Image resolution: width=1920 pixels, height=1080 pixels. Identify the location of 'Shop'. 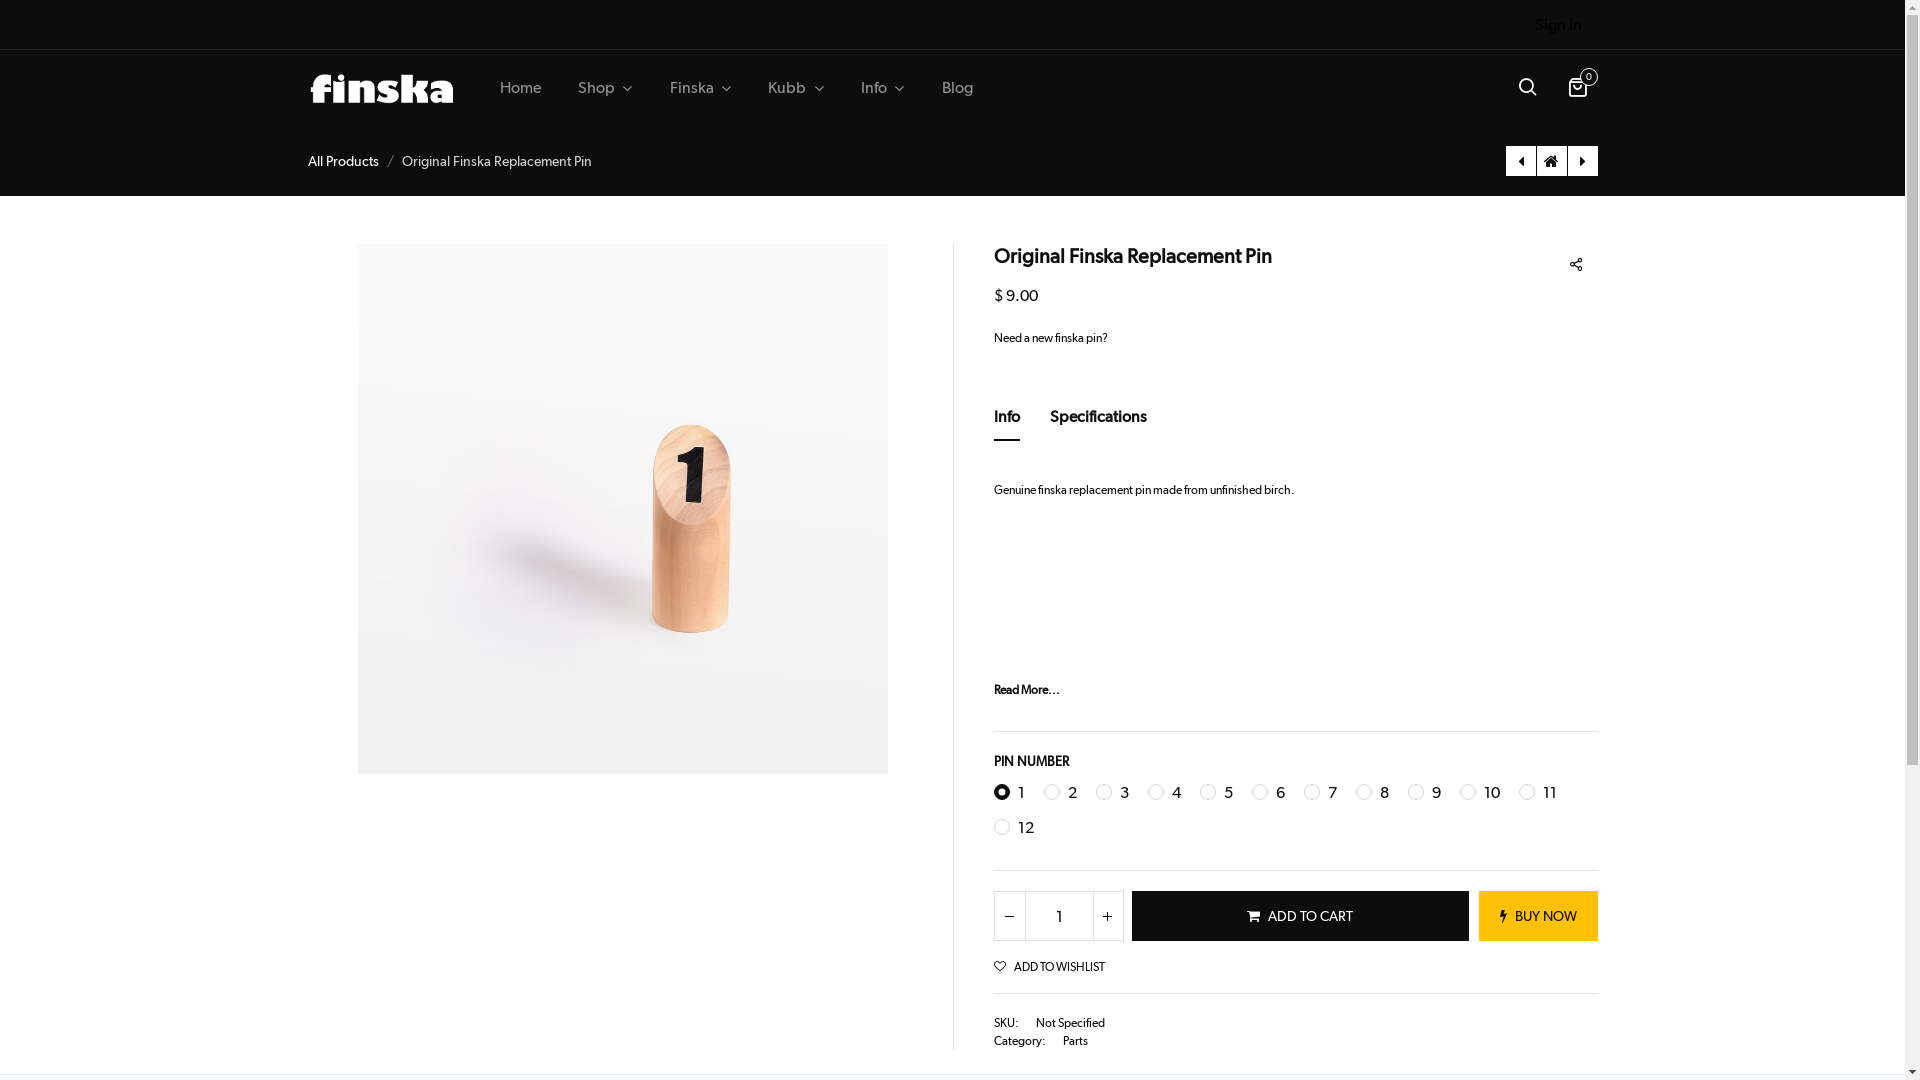
(564, 87).